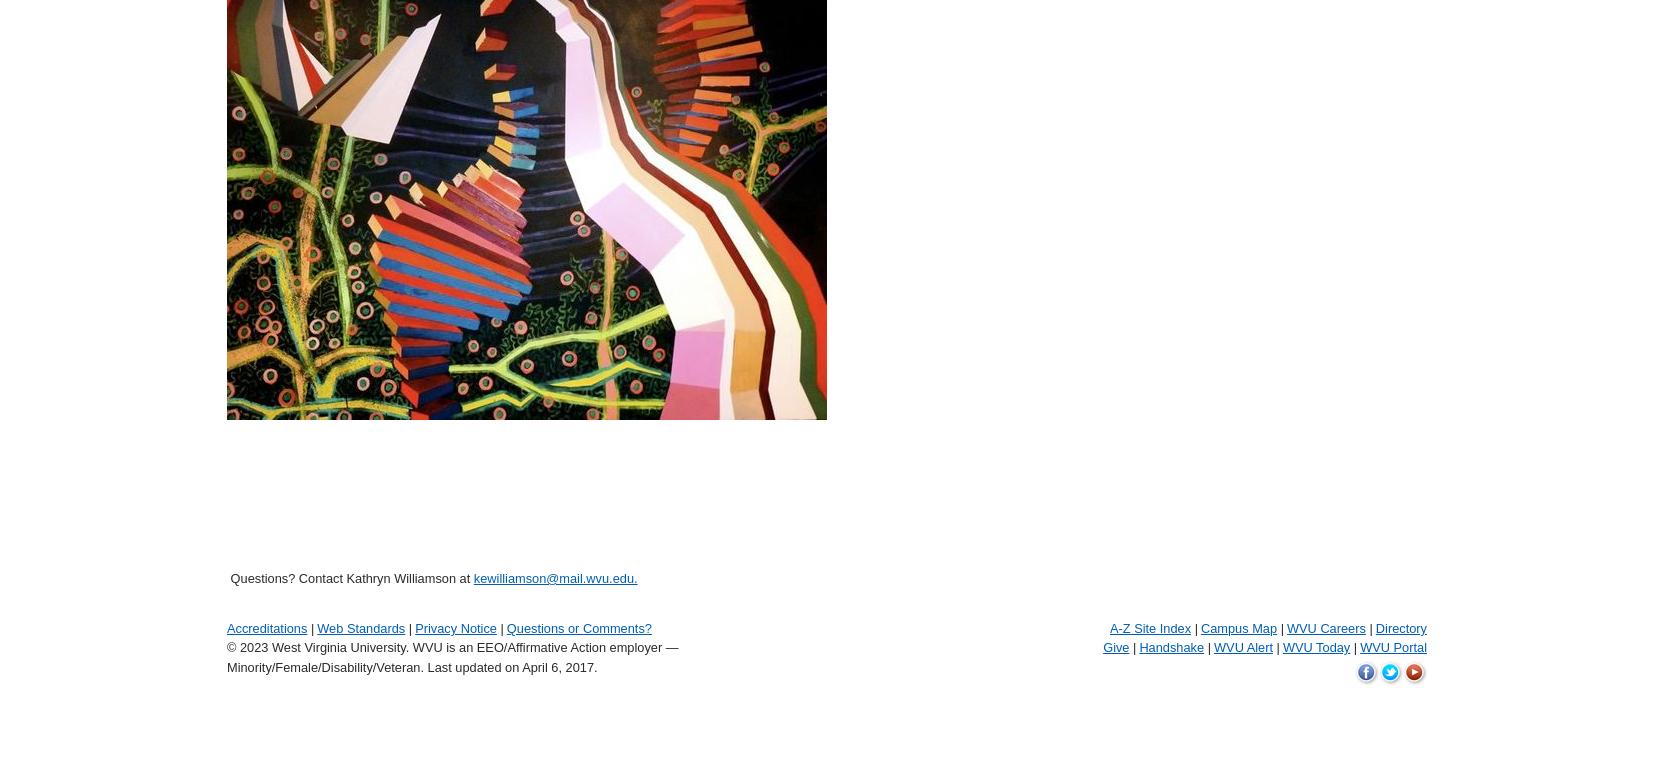 The image size is (1654, 767). I want to click on 'Questions? Contact Kathryn Williamson at', so click(348, 576).